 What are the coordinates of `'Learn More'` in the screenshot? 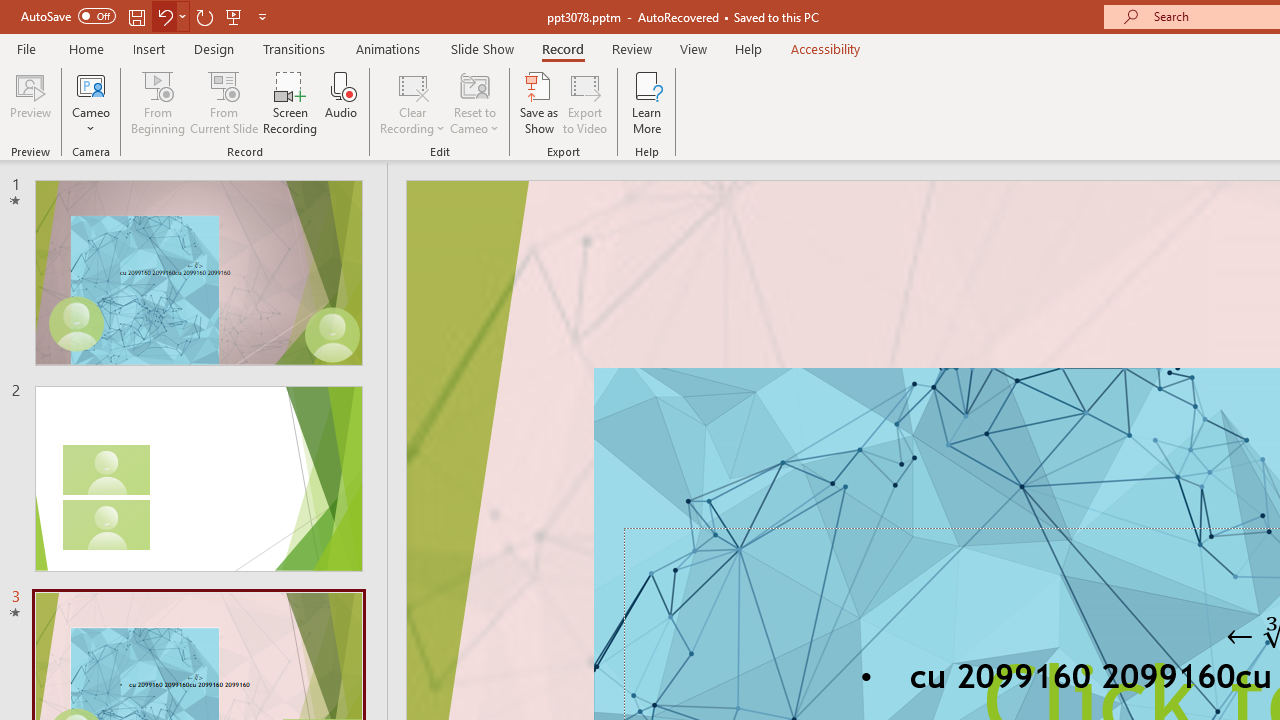 It's located at (647, 103).